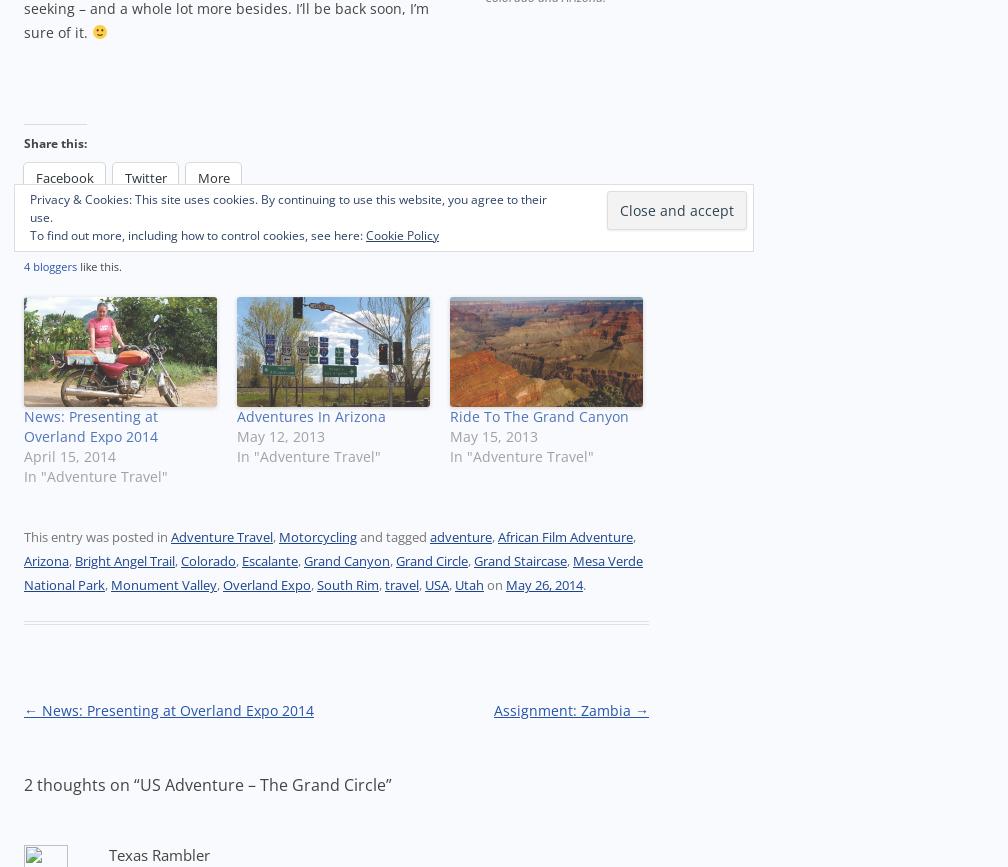 The image size is (1008, 867). What do you see at coordinates (221, 536) in the screenshot?
I see `'Adventure Travel'` at bounding box center [221, 536].